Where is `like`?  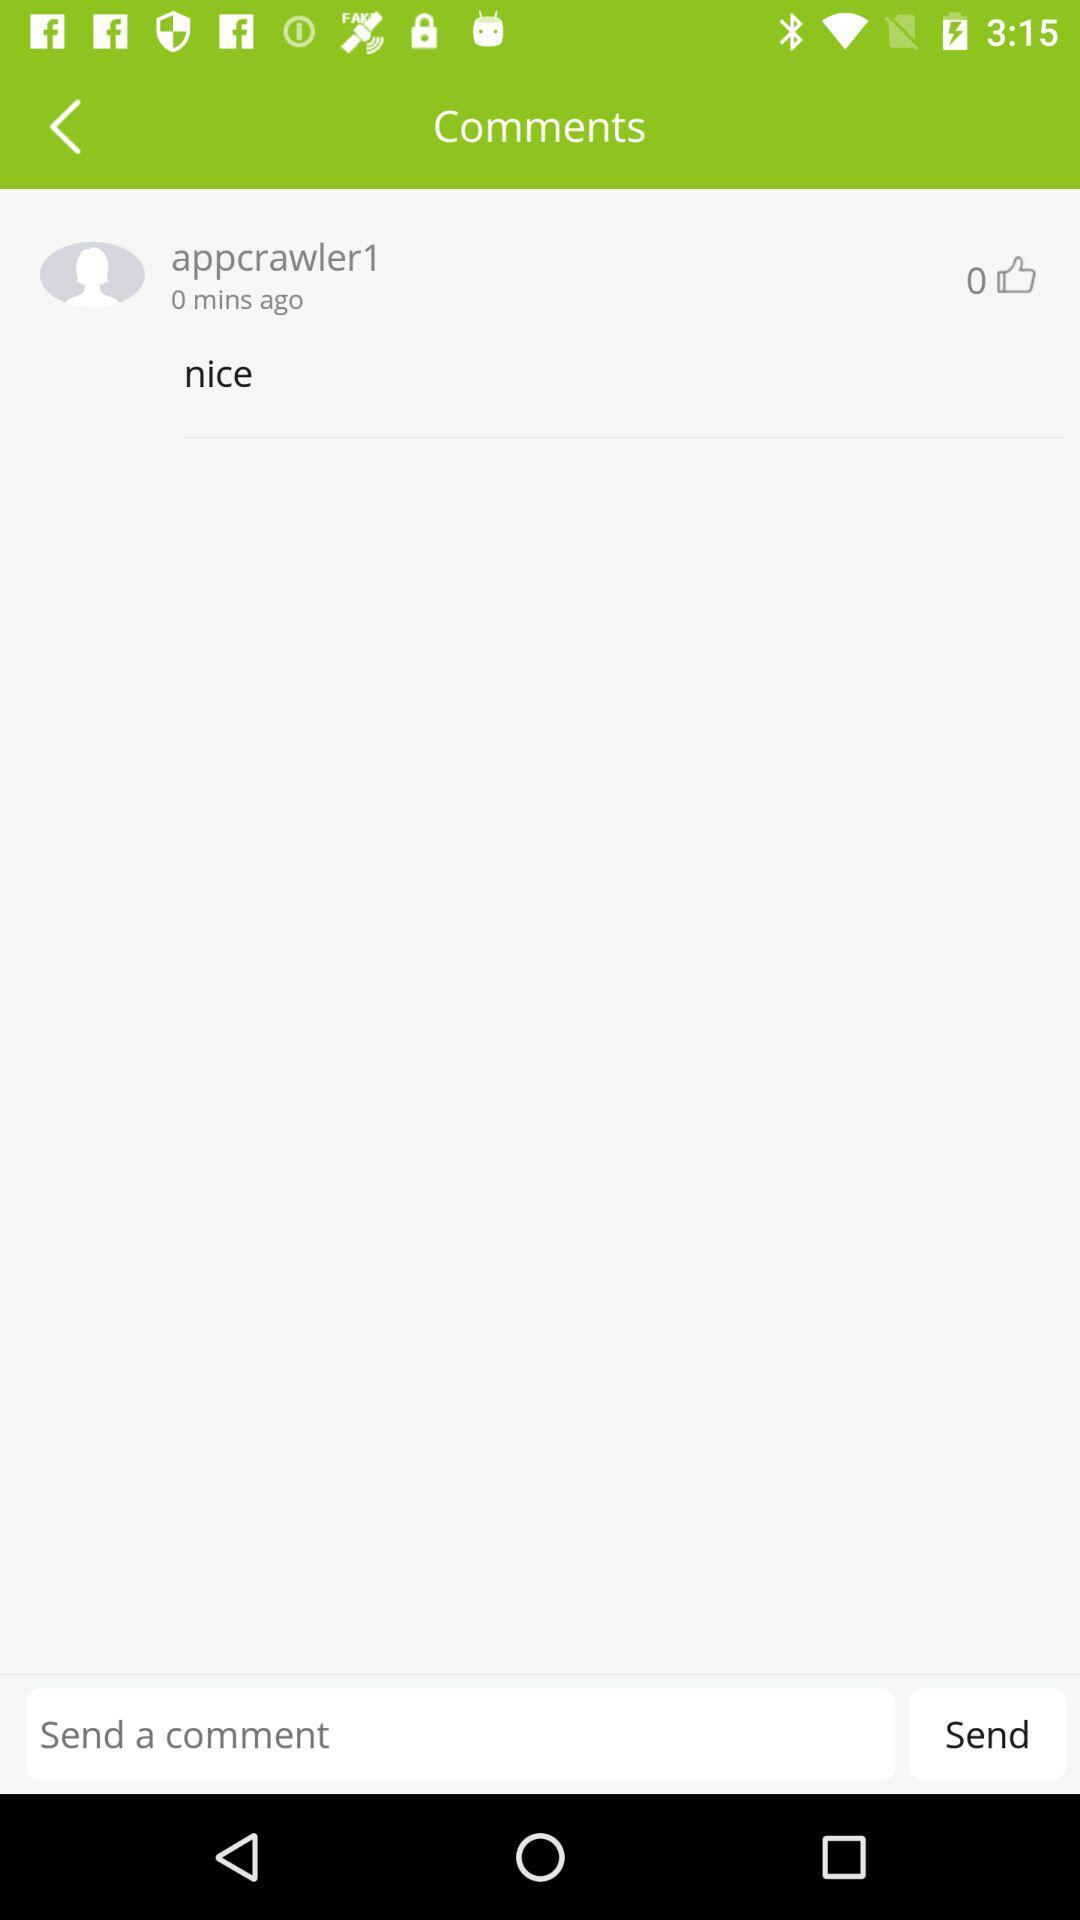
like is located at coordinates (1014, 273).